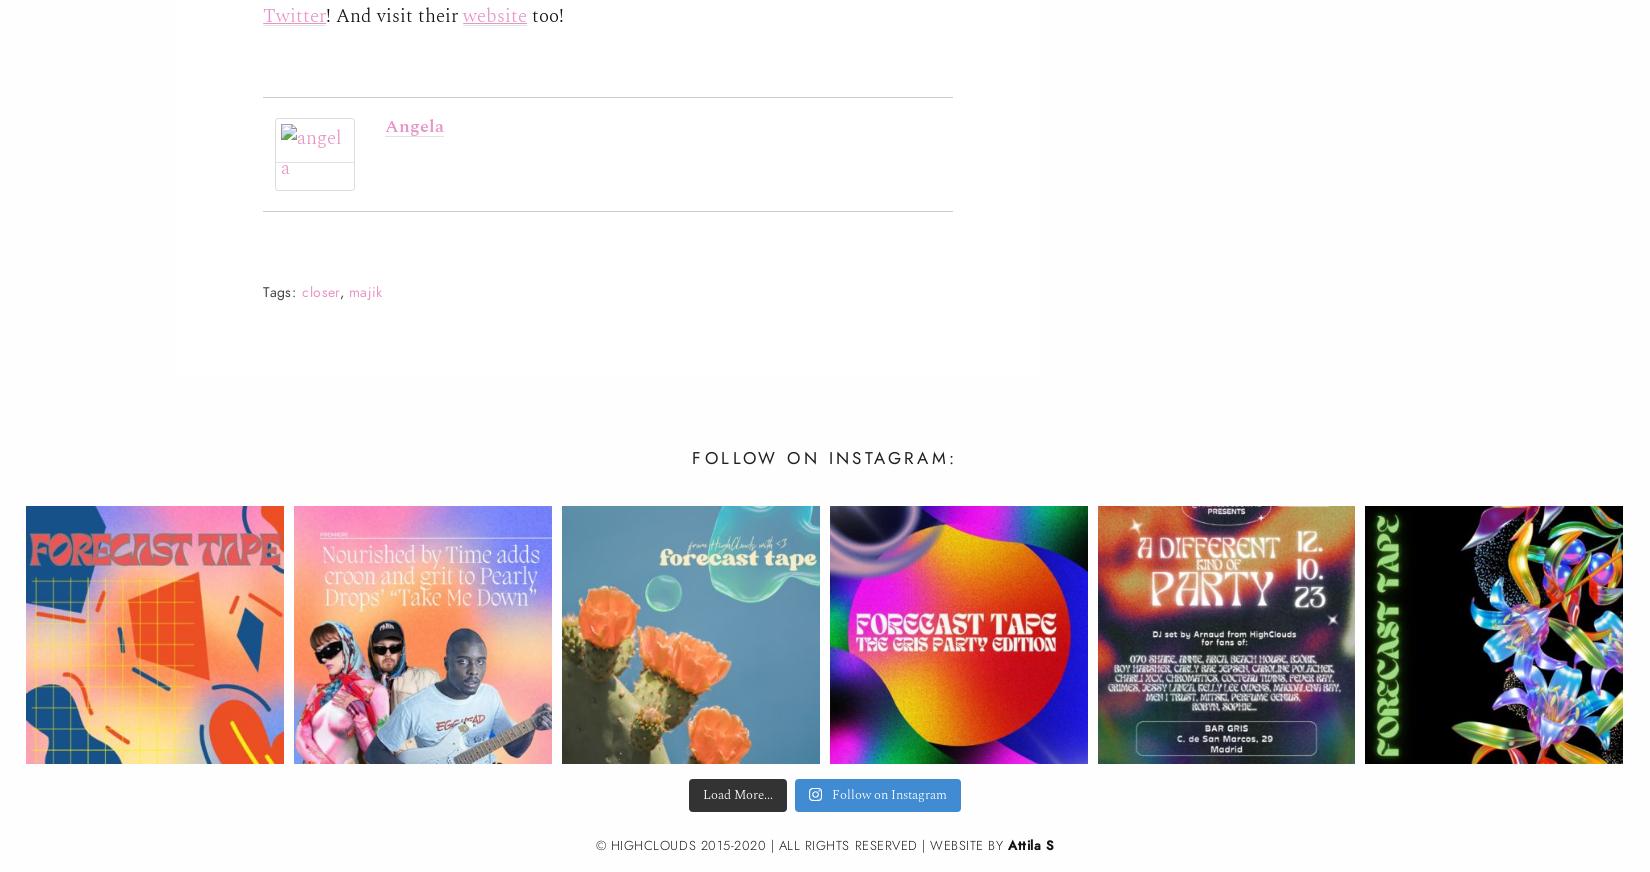  What do you see at coordinates (755, 456) in the screenshot?
I see `'Follow on'` at bounding box center [755, 456].